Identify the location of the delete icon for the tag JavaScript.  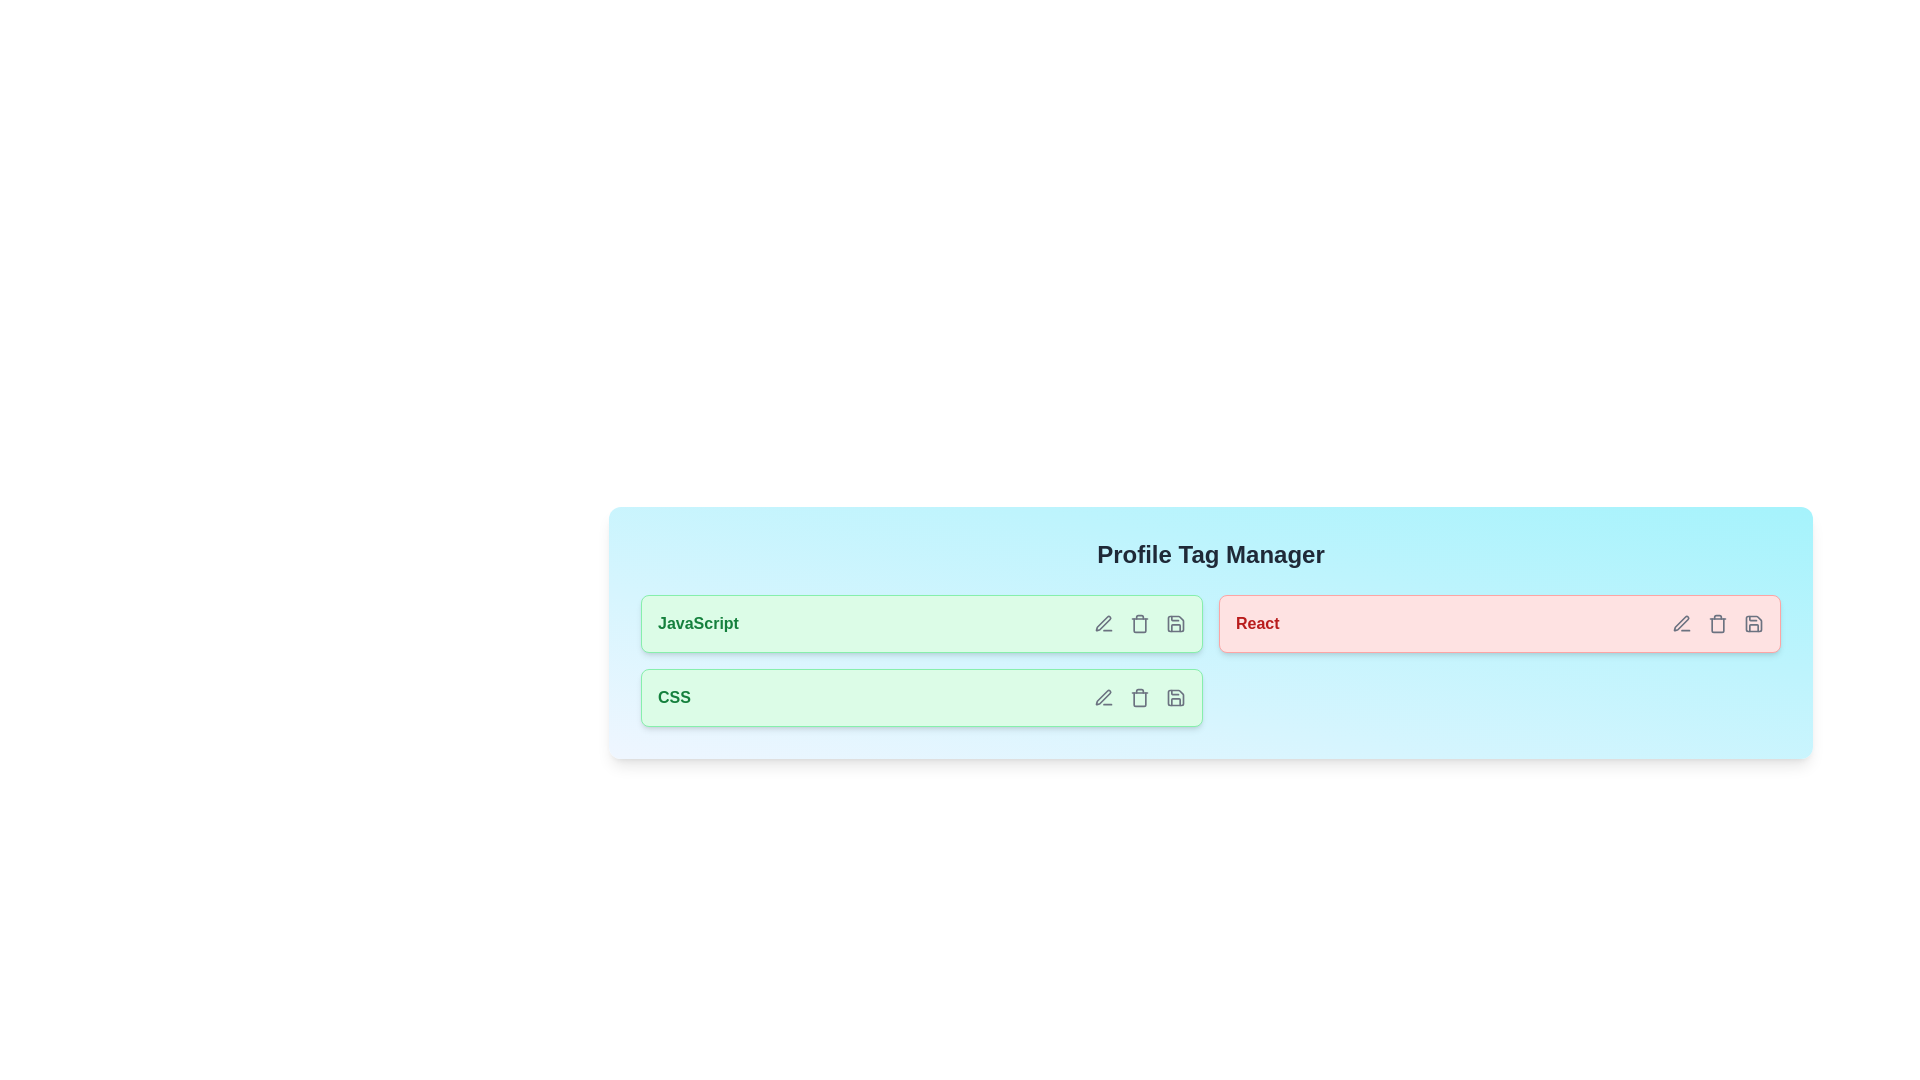
(1140, 623).